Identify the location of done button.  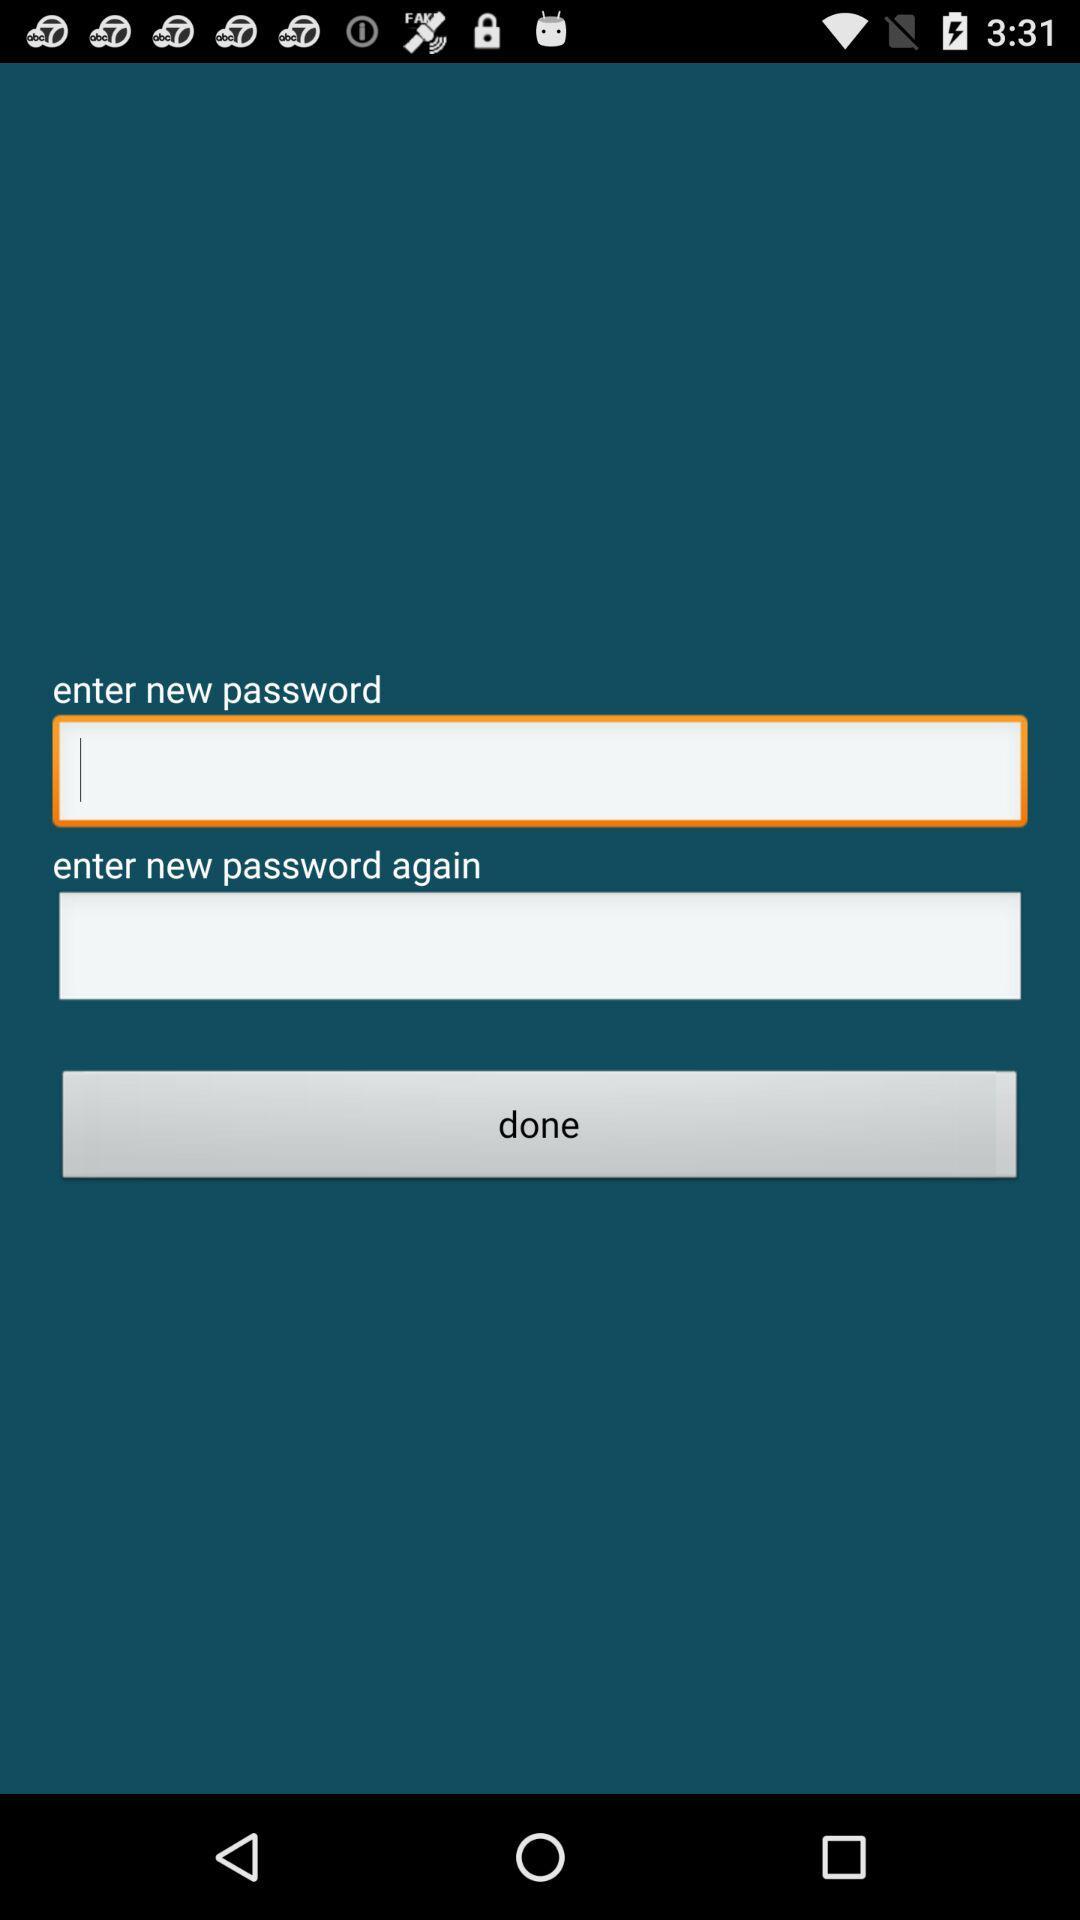
(540, 1130).